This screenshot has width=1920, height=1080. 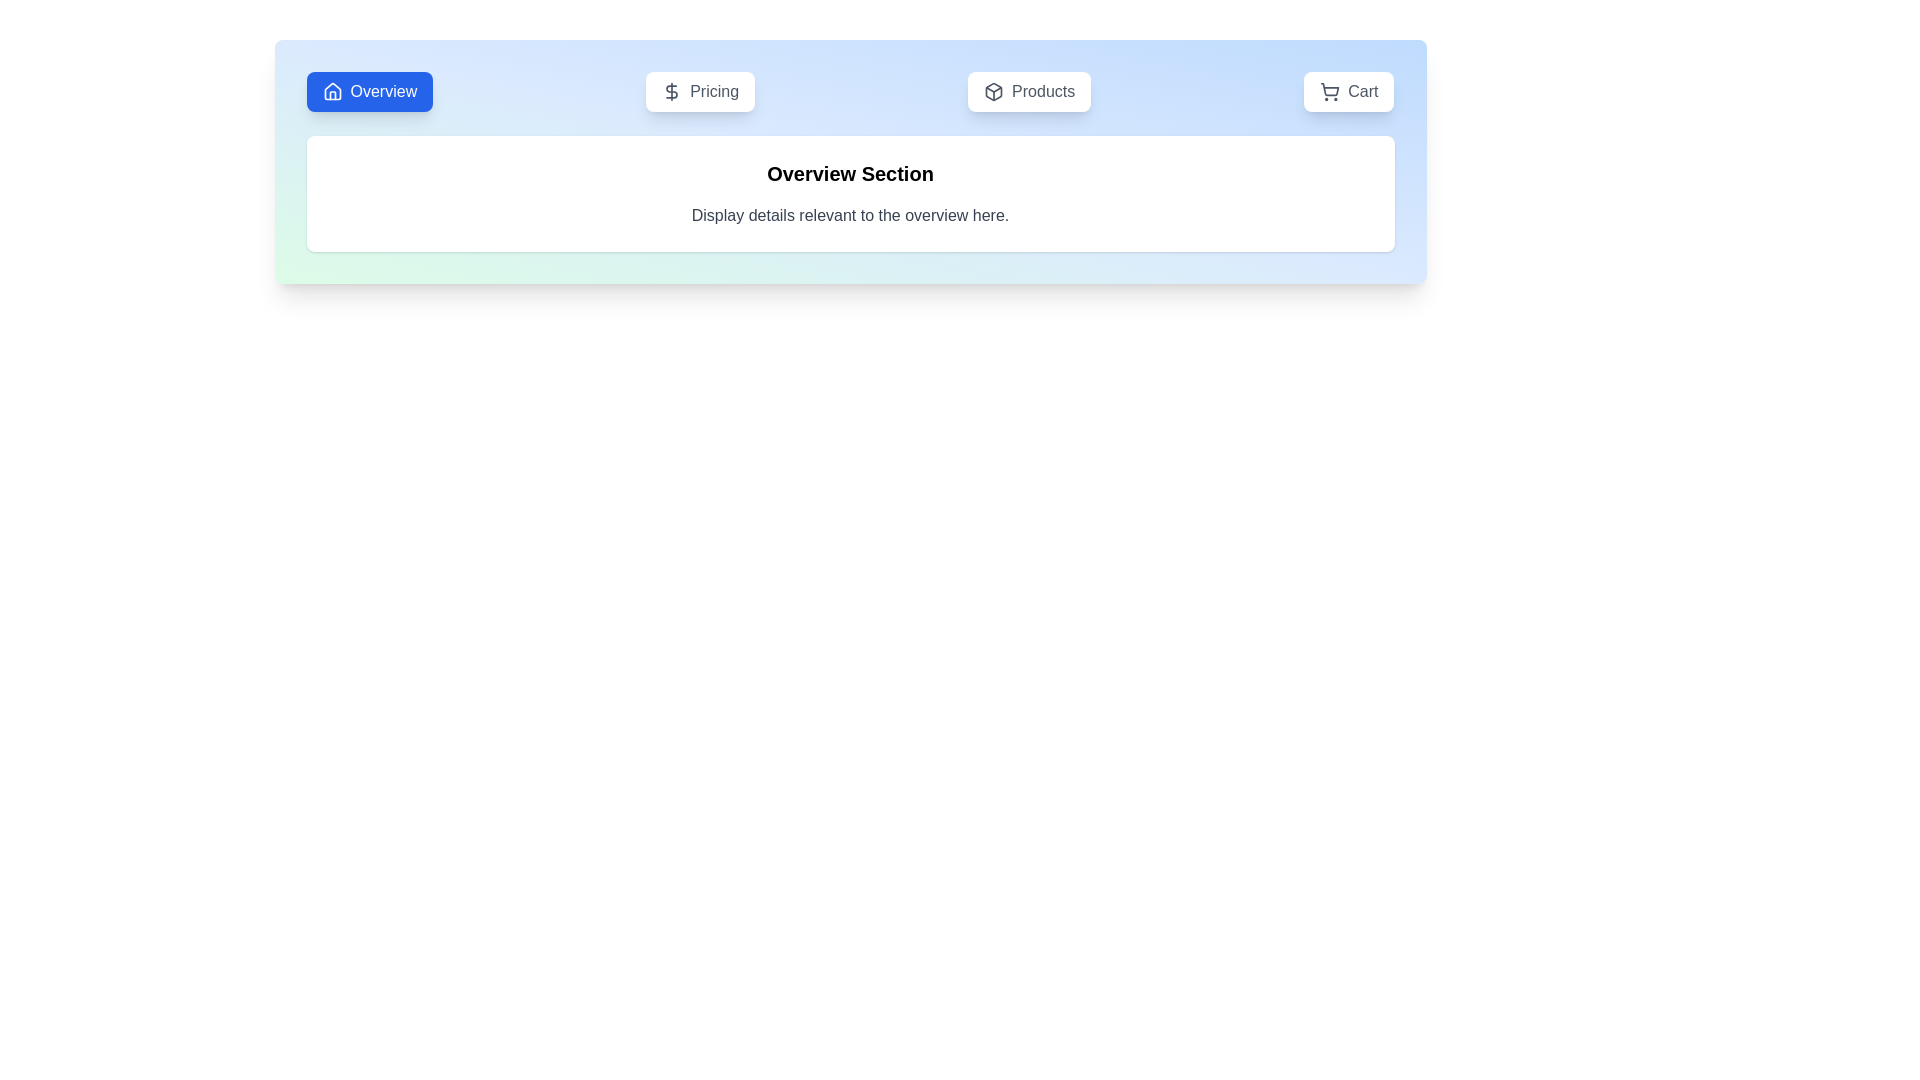 I want to click on the Cart tab by clicking its button, so click(x=1349, y=92).